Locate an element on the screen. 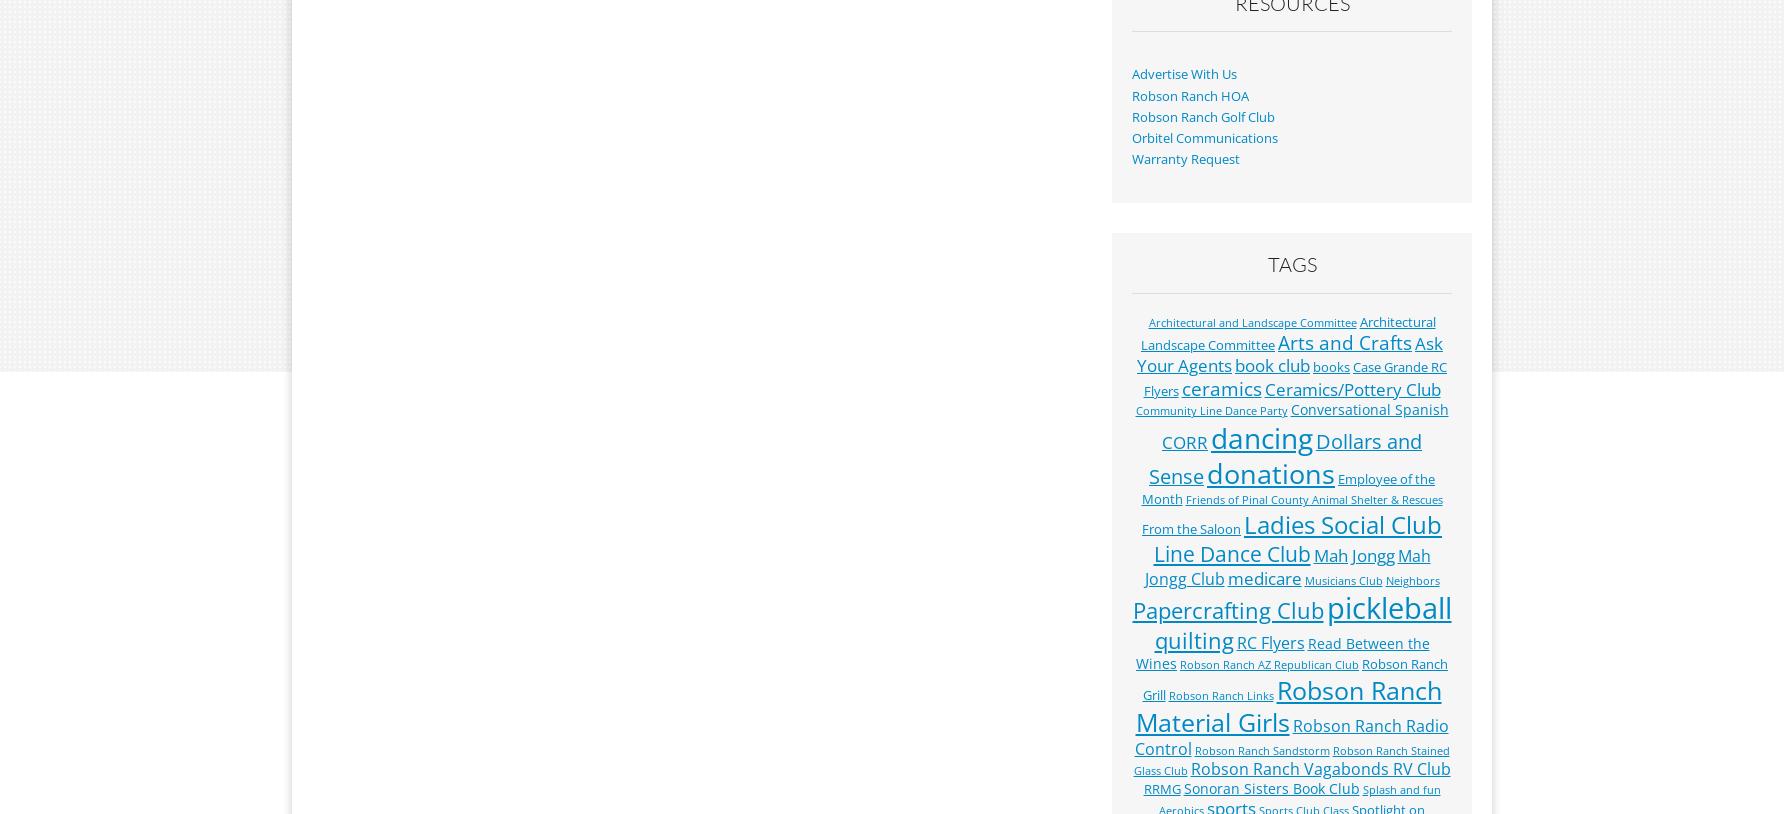 This screenshot has height=814, width=1784. 'Robson Ranch Material Girls' is located at coordinates (1134, 705).